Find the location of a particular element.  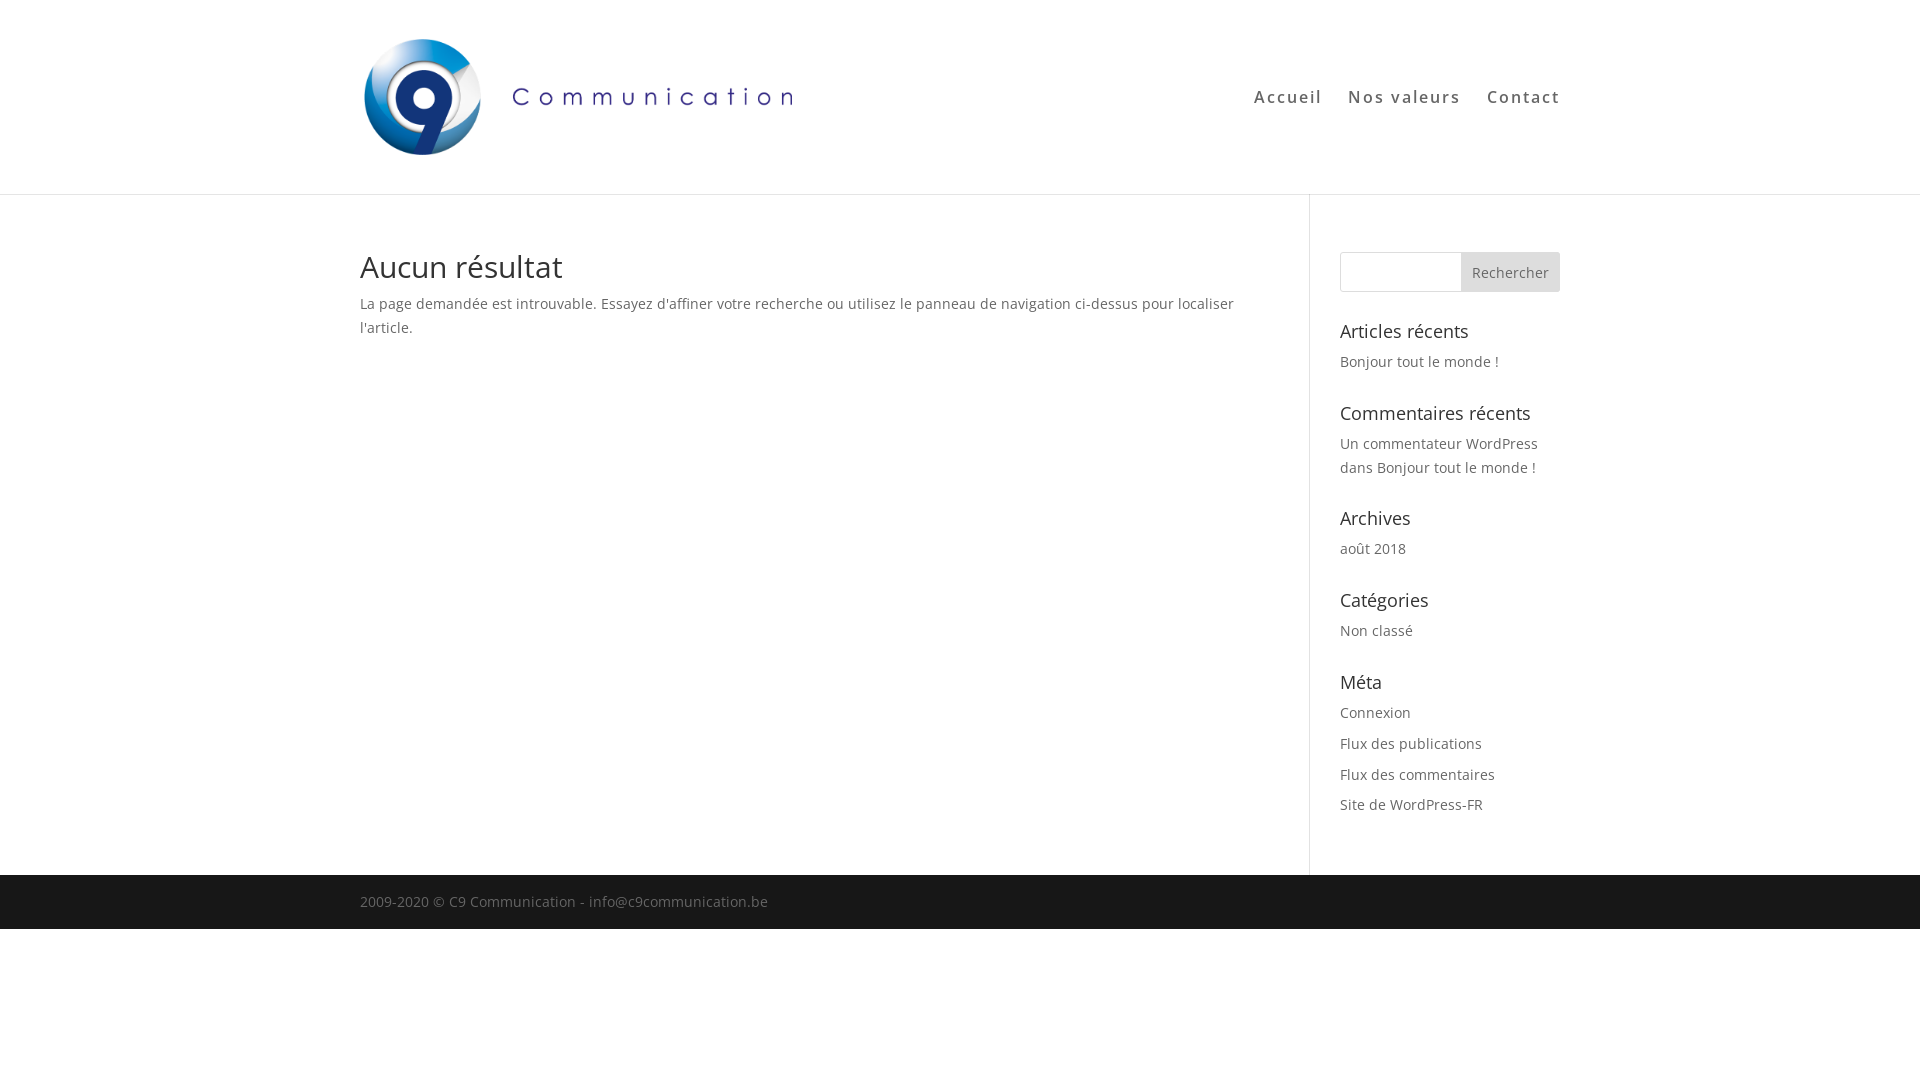

'Bonjour tout le monde !' is located at coordinates (1418, 361).